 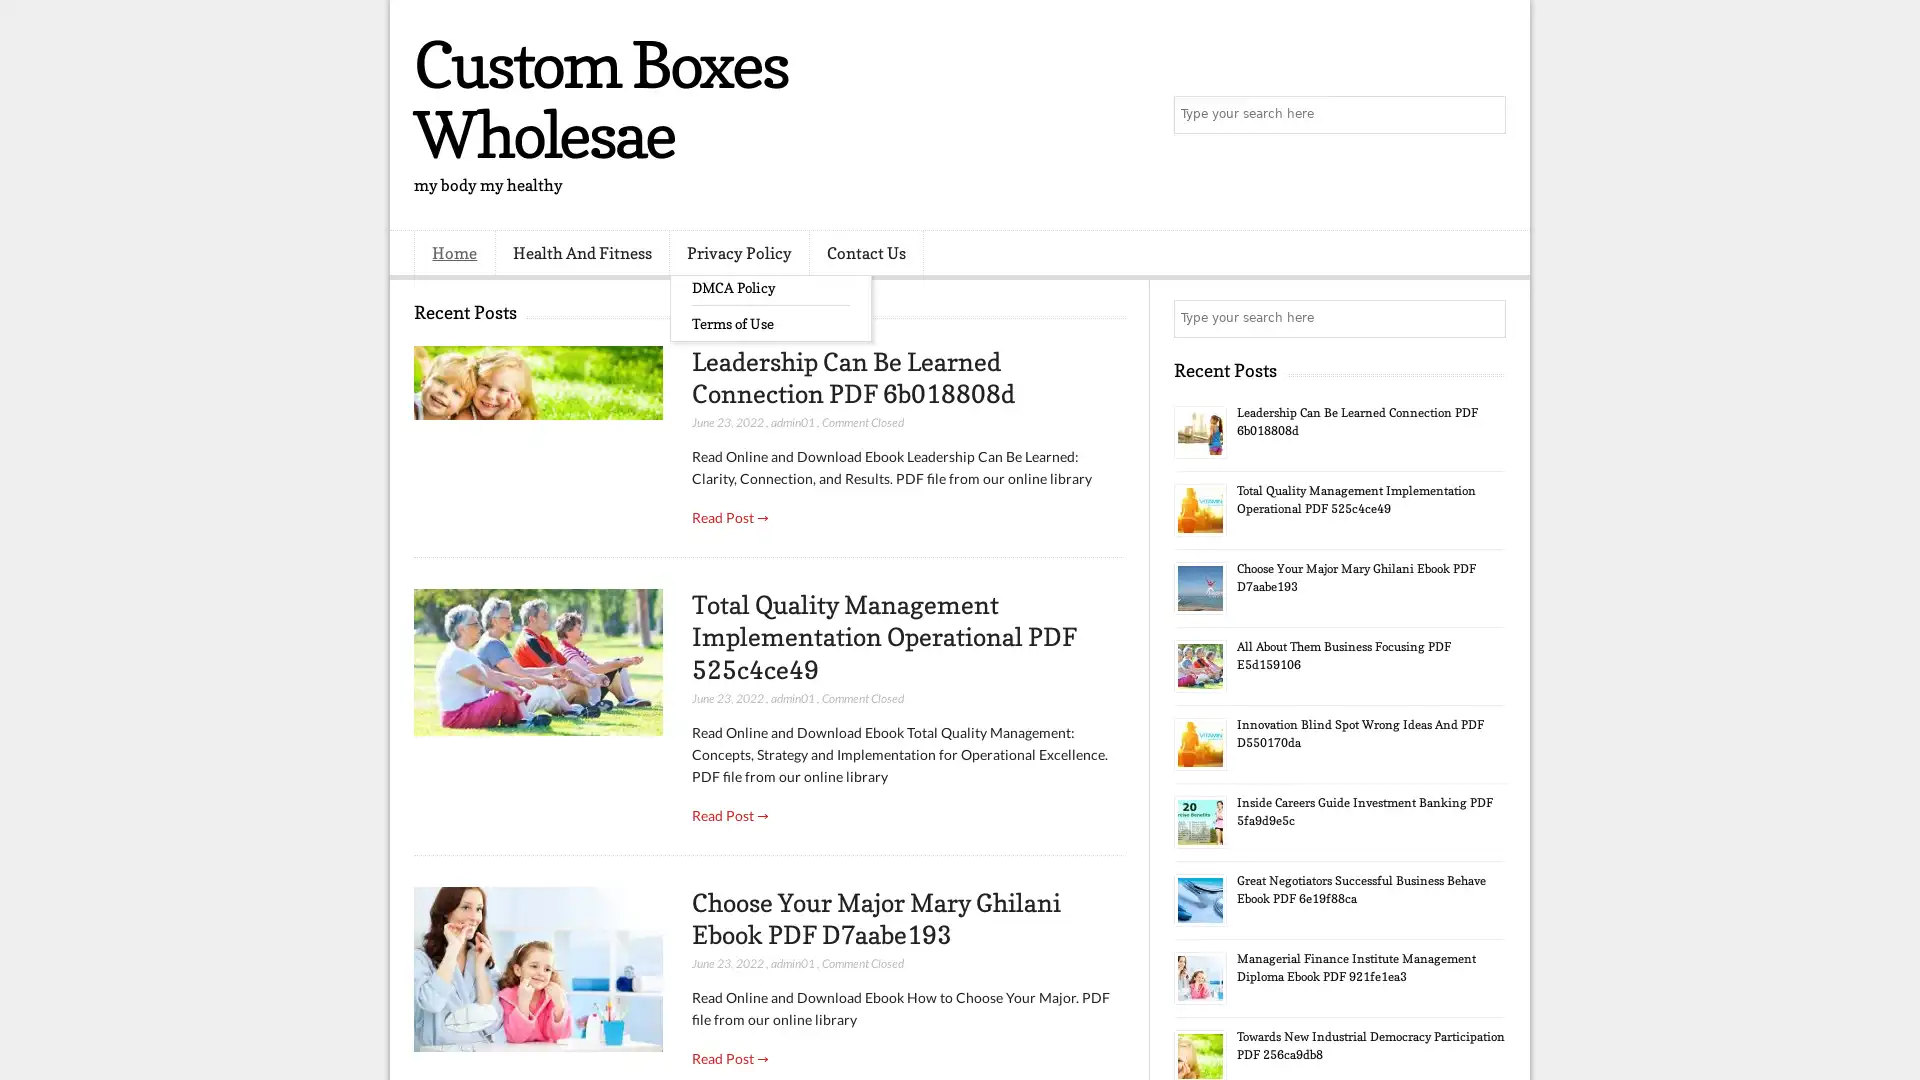 I want to click on Search, so click(x=1485, y=115).